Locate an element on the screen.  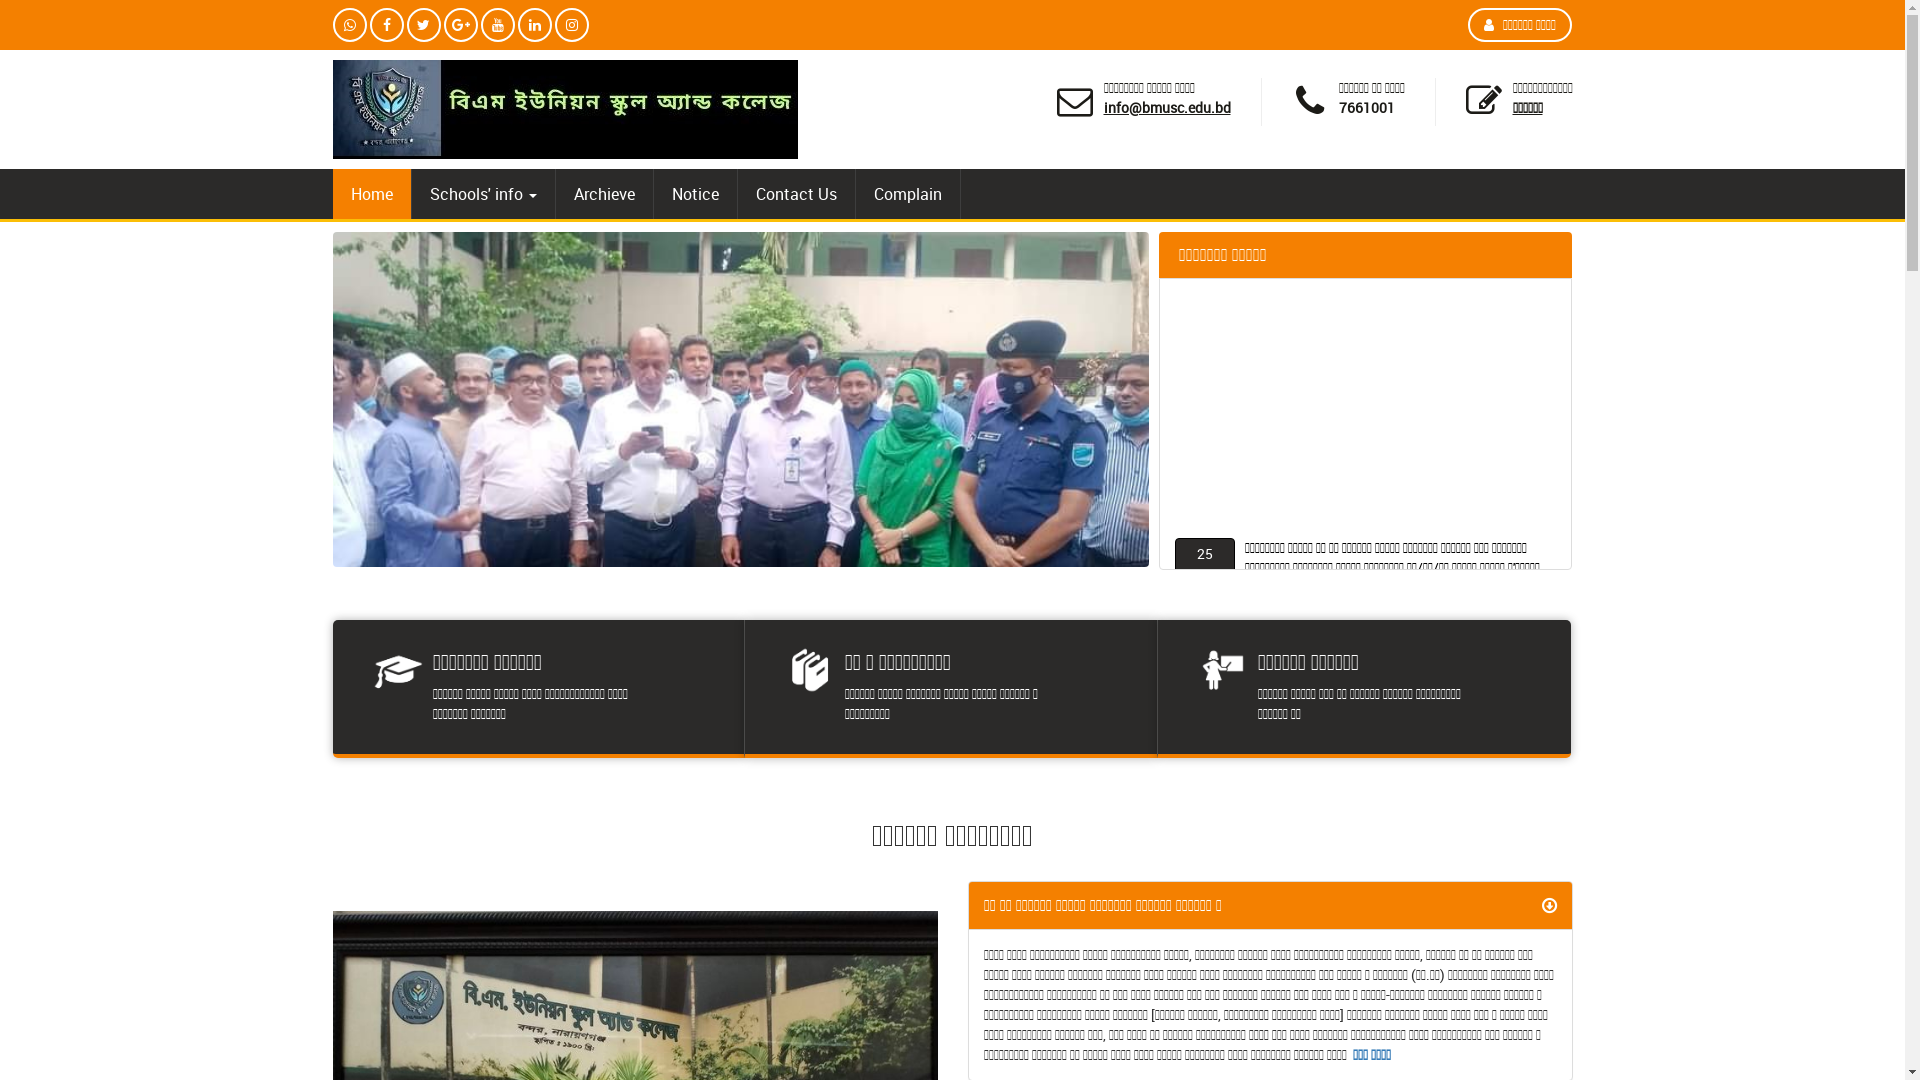
'Contact Us' is located at coordinates (795, 193).